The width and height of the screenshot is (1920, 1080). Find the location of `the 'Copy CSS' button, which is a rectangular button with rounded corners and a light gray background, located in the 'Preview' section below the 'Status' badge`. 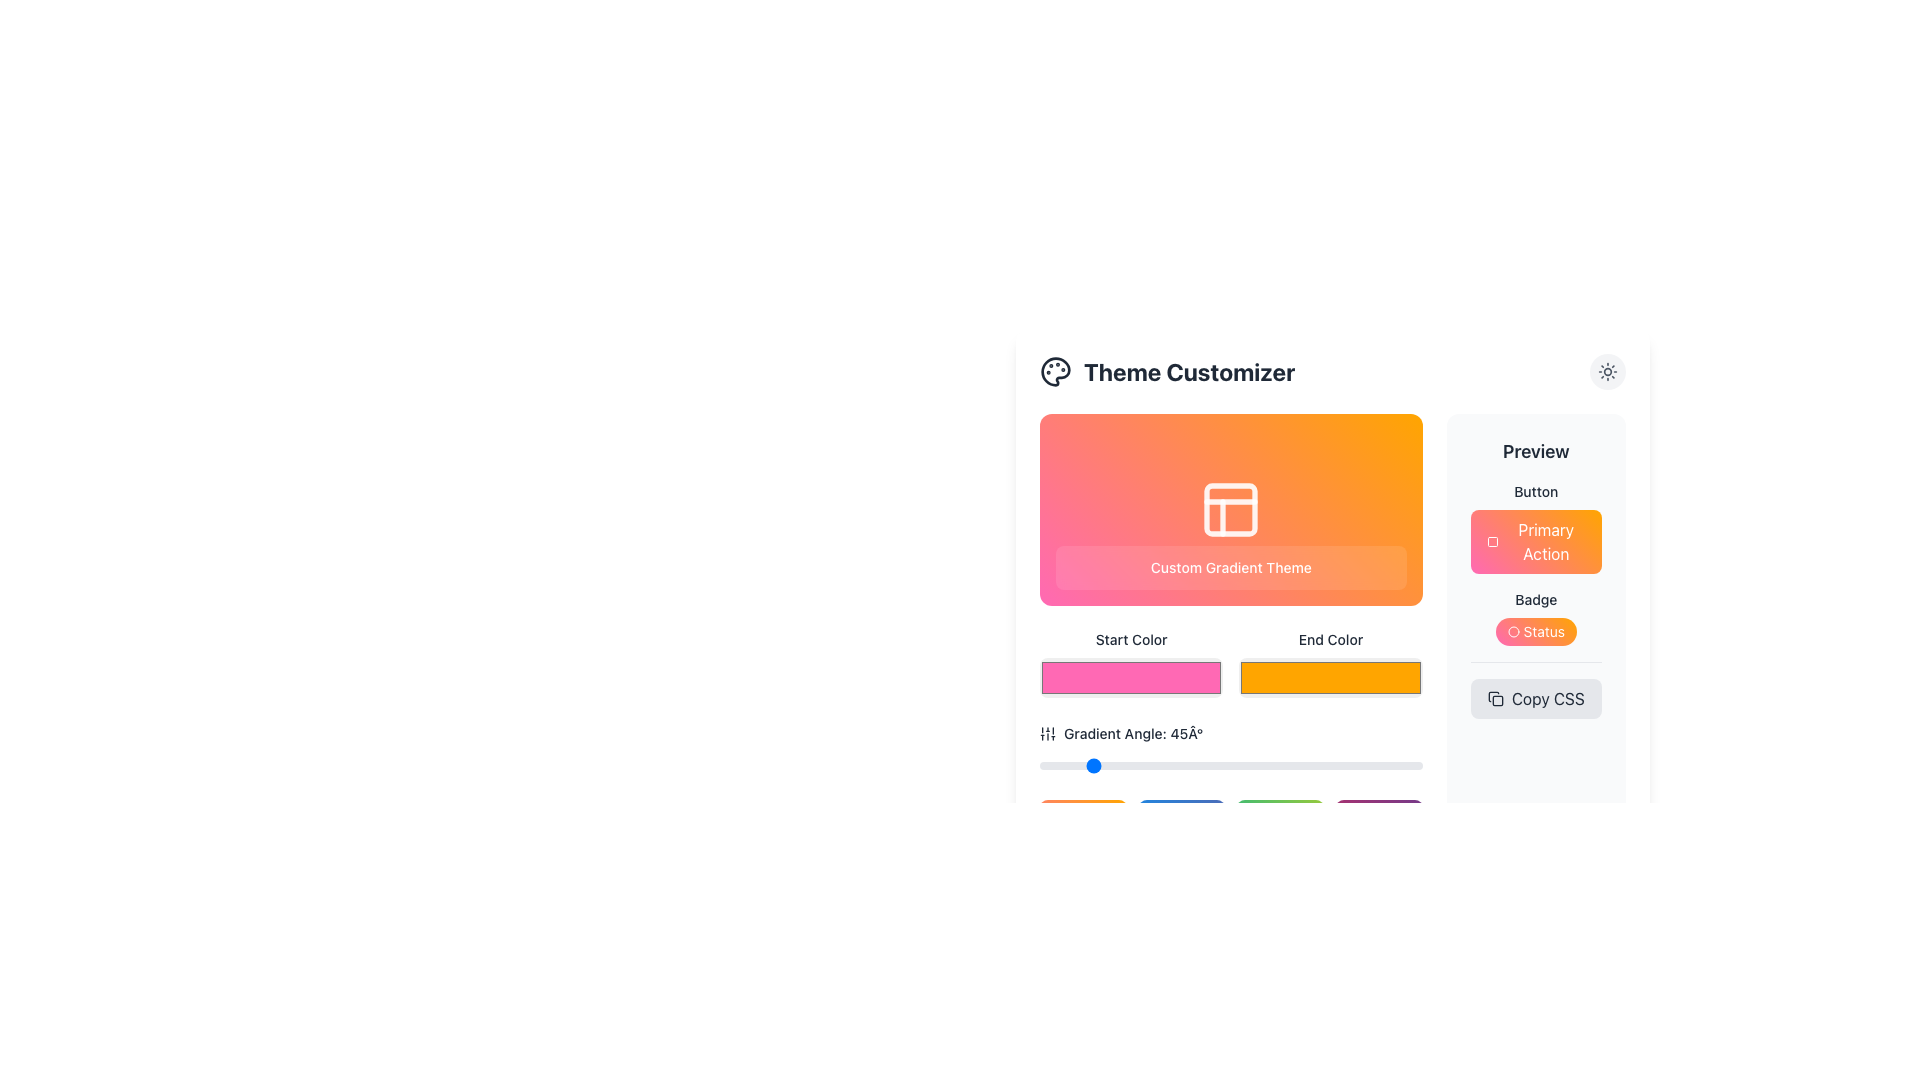

the 'Copy CSS' button, which is a rectangular button with rounded corners and a light gray background, located in the 'Preview' section below the 'Status' badge is located at coordinates (1535, 689).